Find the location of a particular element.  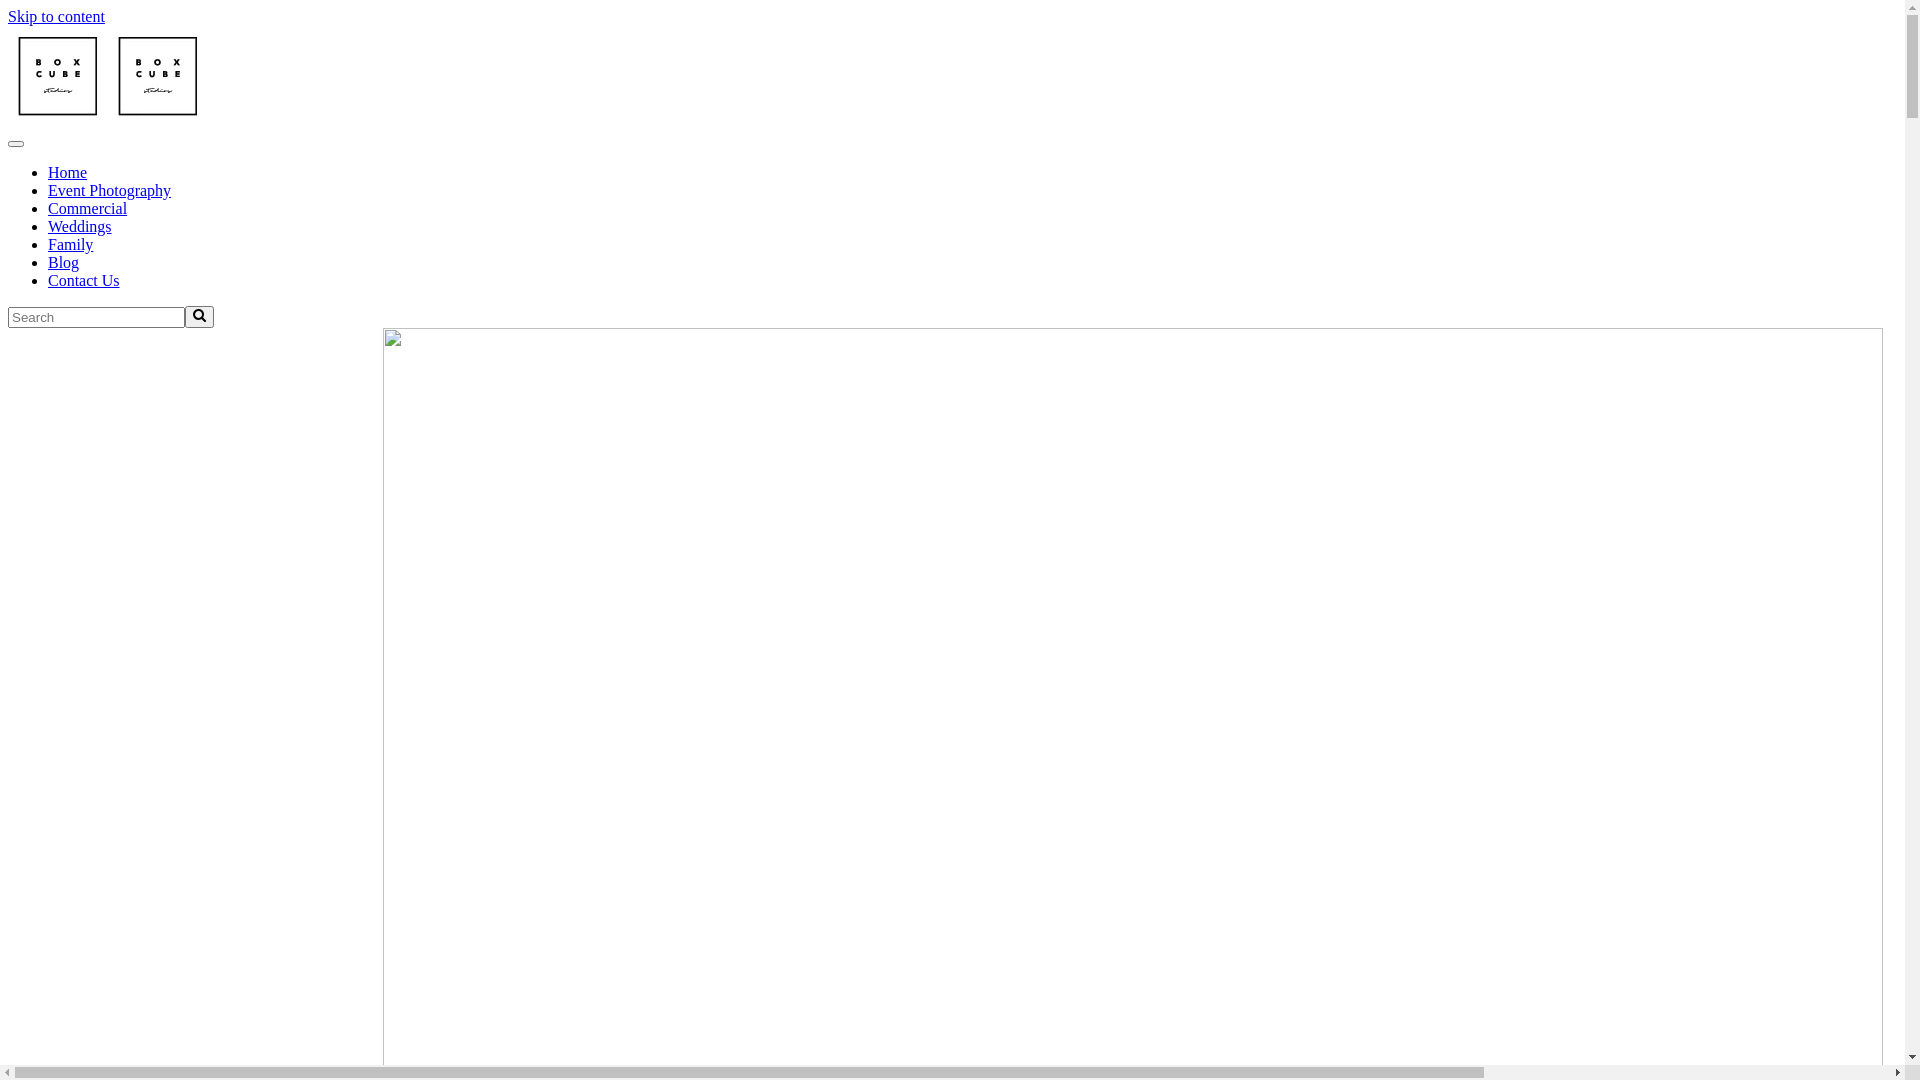

'Family' is located at coordinates (70, 243).